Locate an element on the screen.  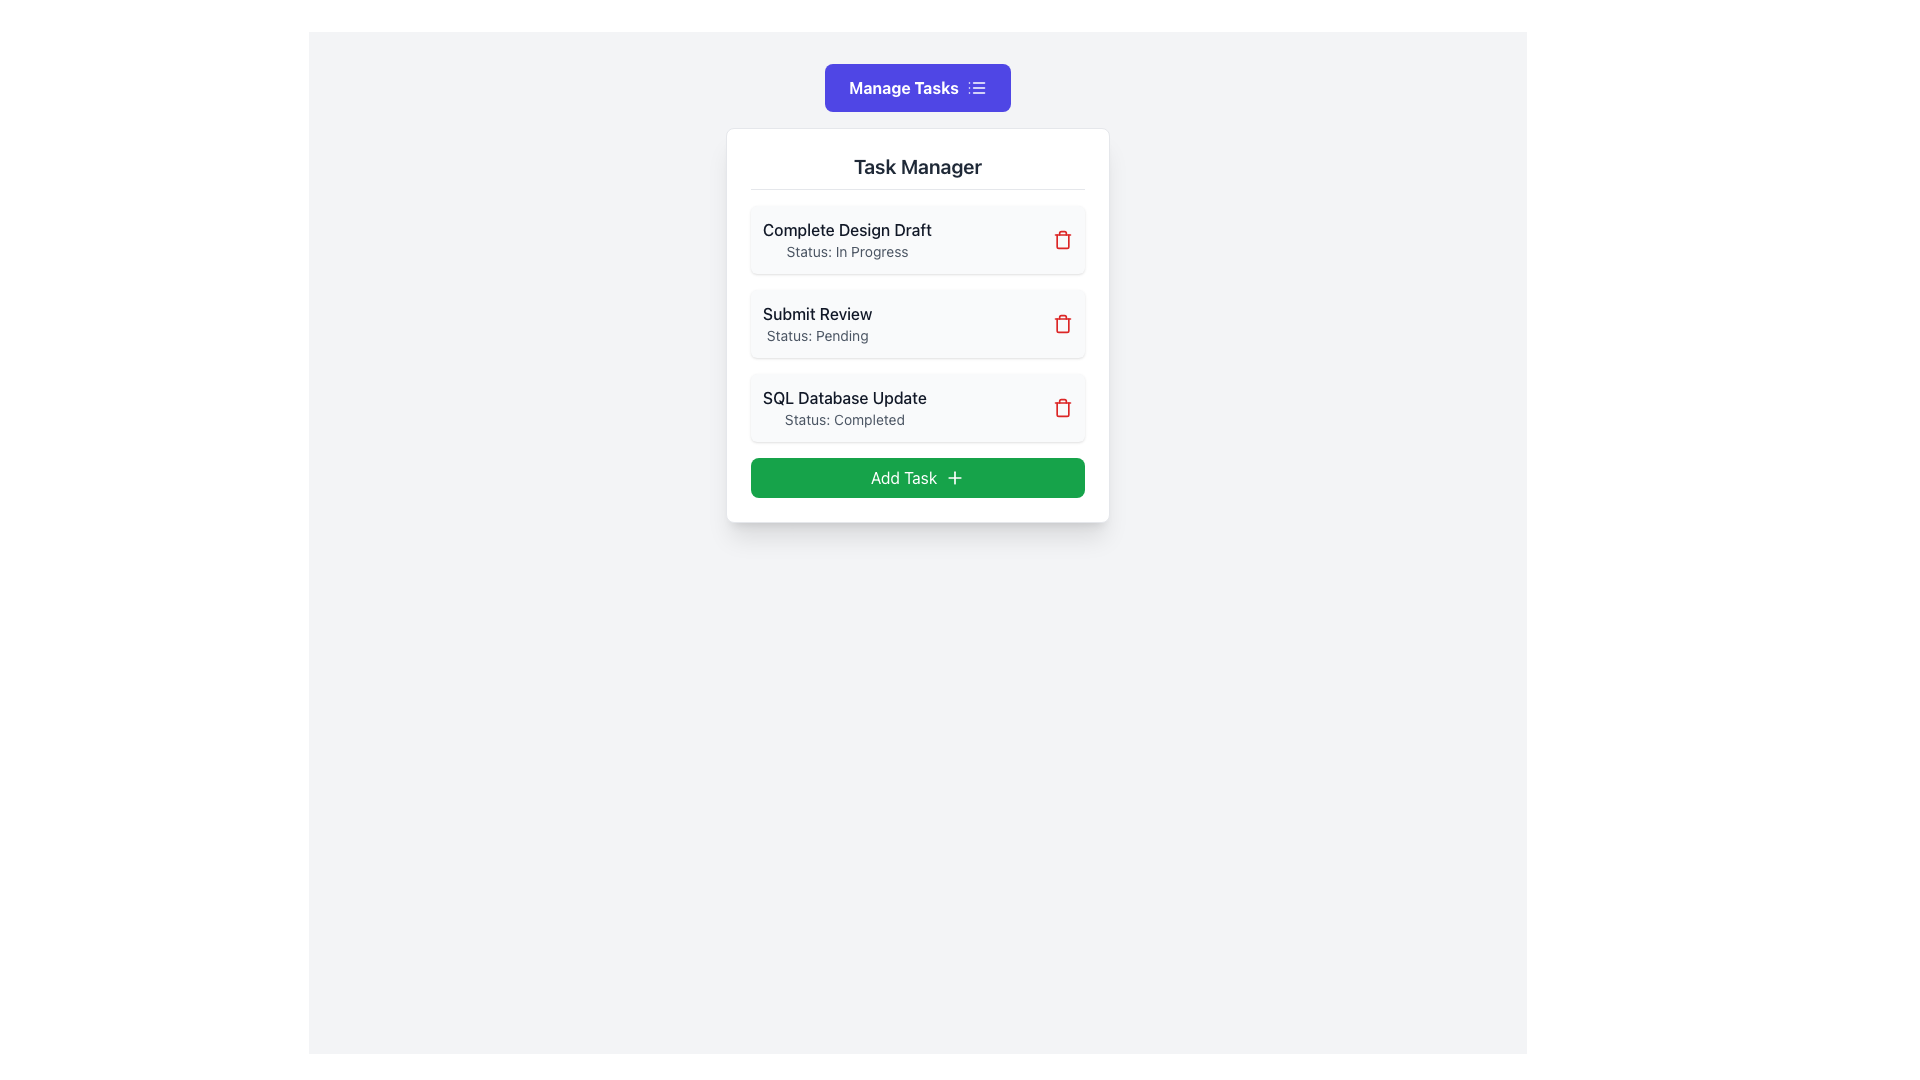
the trash bin icon located in the 'Submit Review' task row of the 'Task Manager' card is located at coordinates (1061, 323).